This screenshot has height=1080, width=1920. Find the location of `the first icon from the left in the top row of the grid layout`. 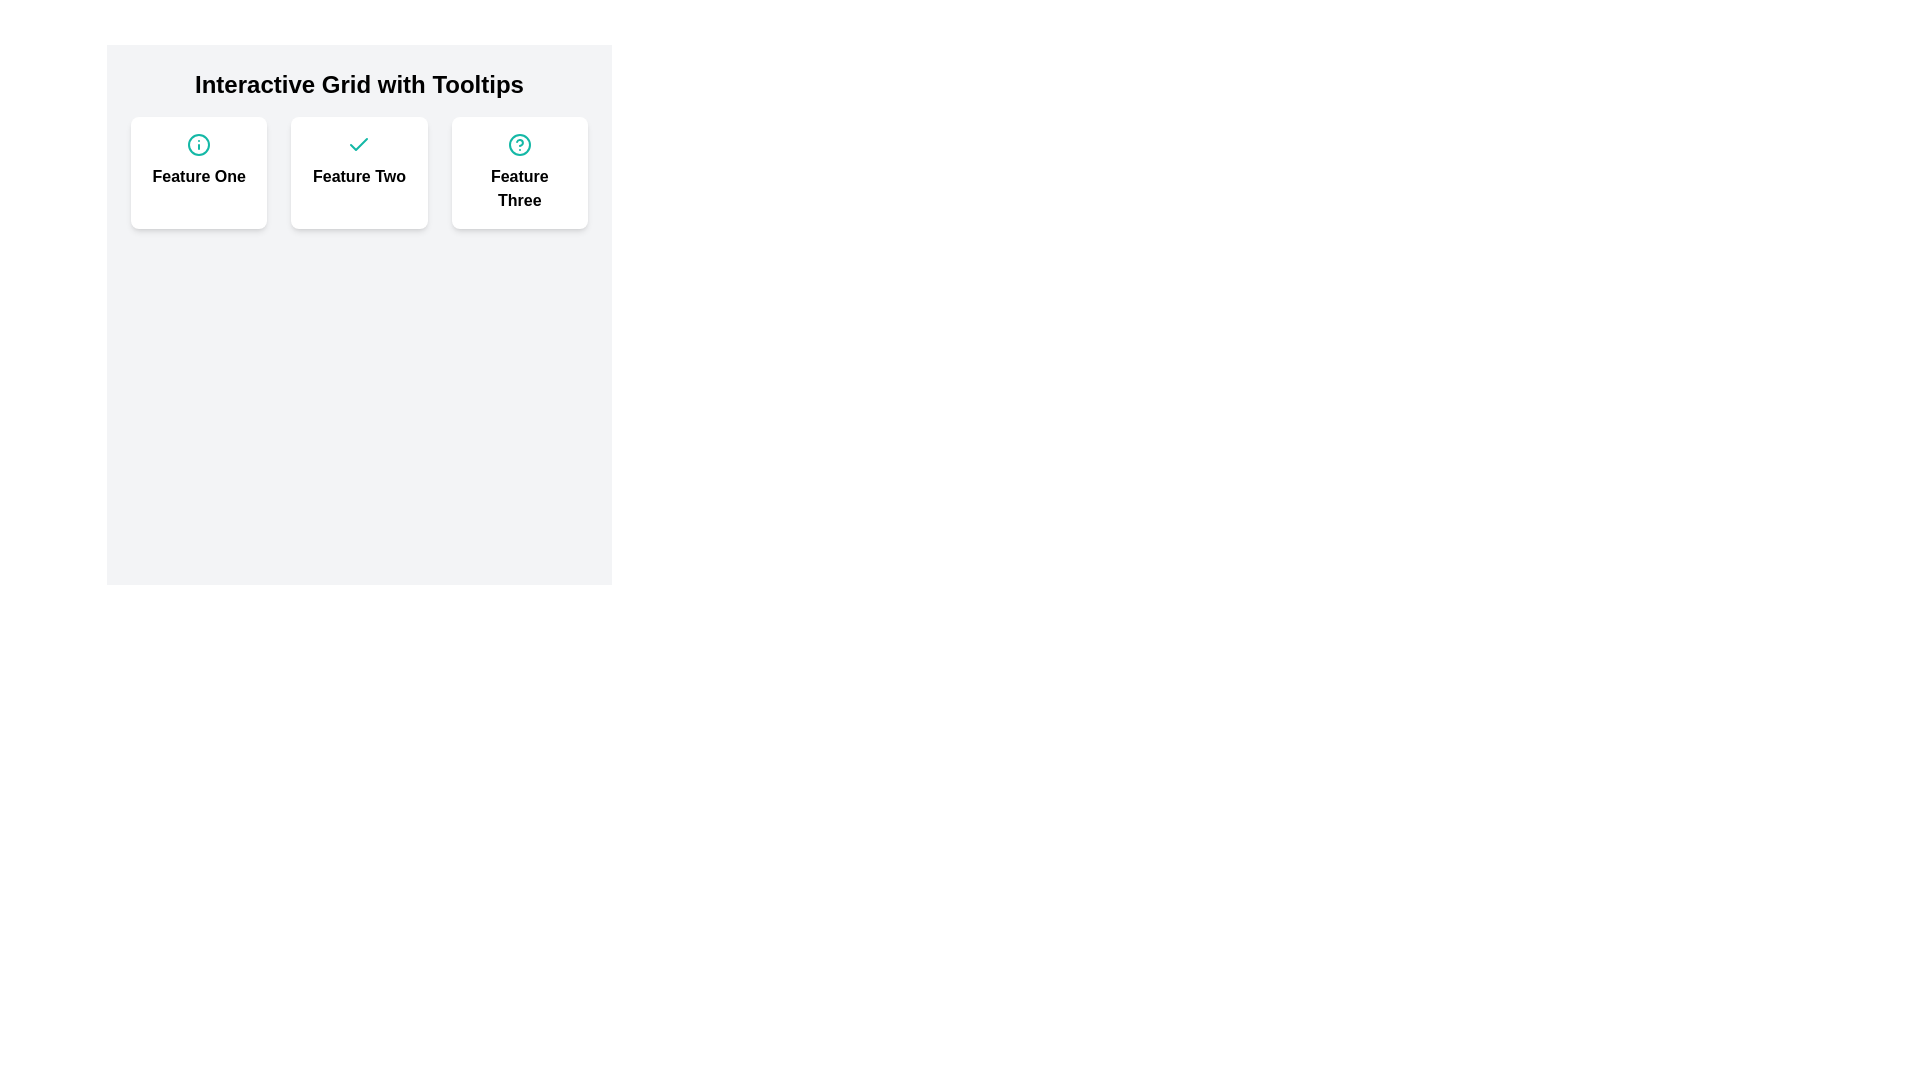

the first icon from the left in the top row of the grid layout is located at coordinates (199, 144).